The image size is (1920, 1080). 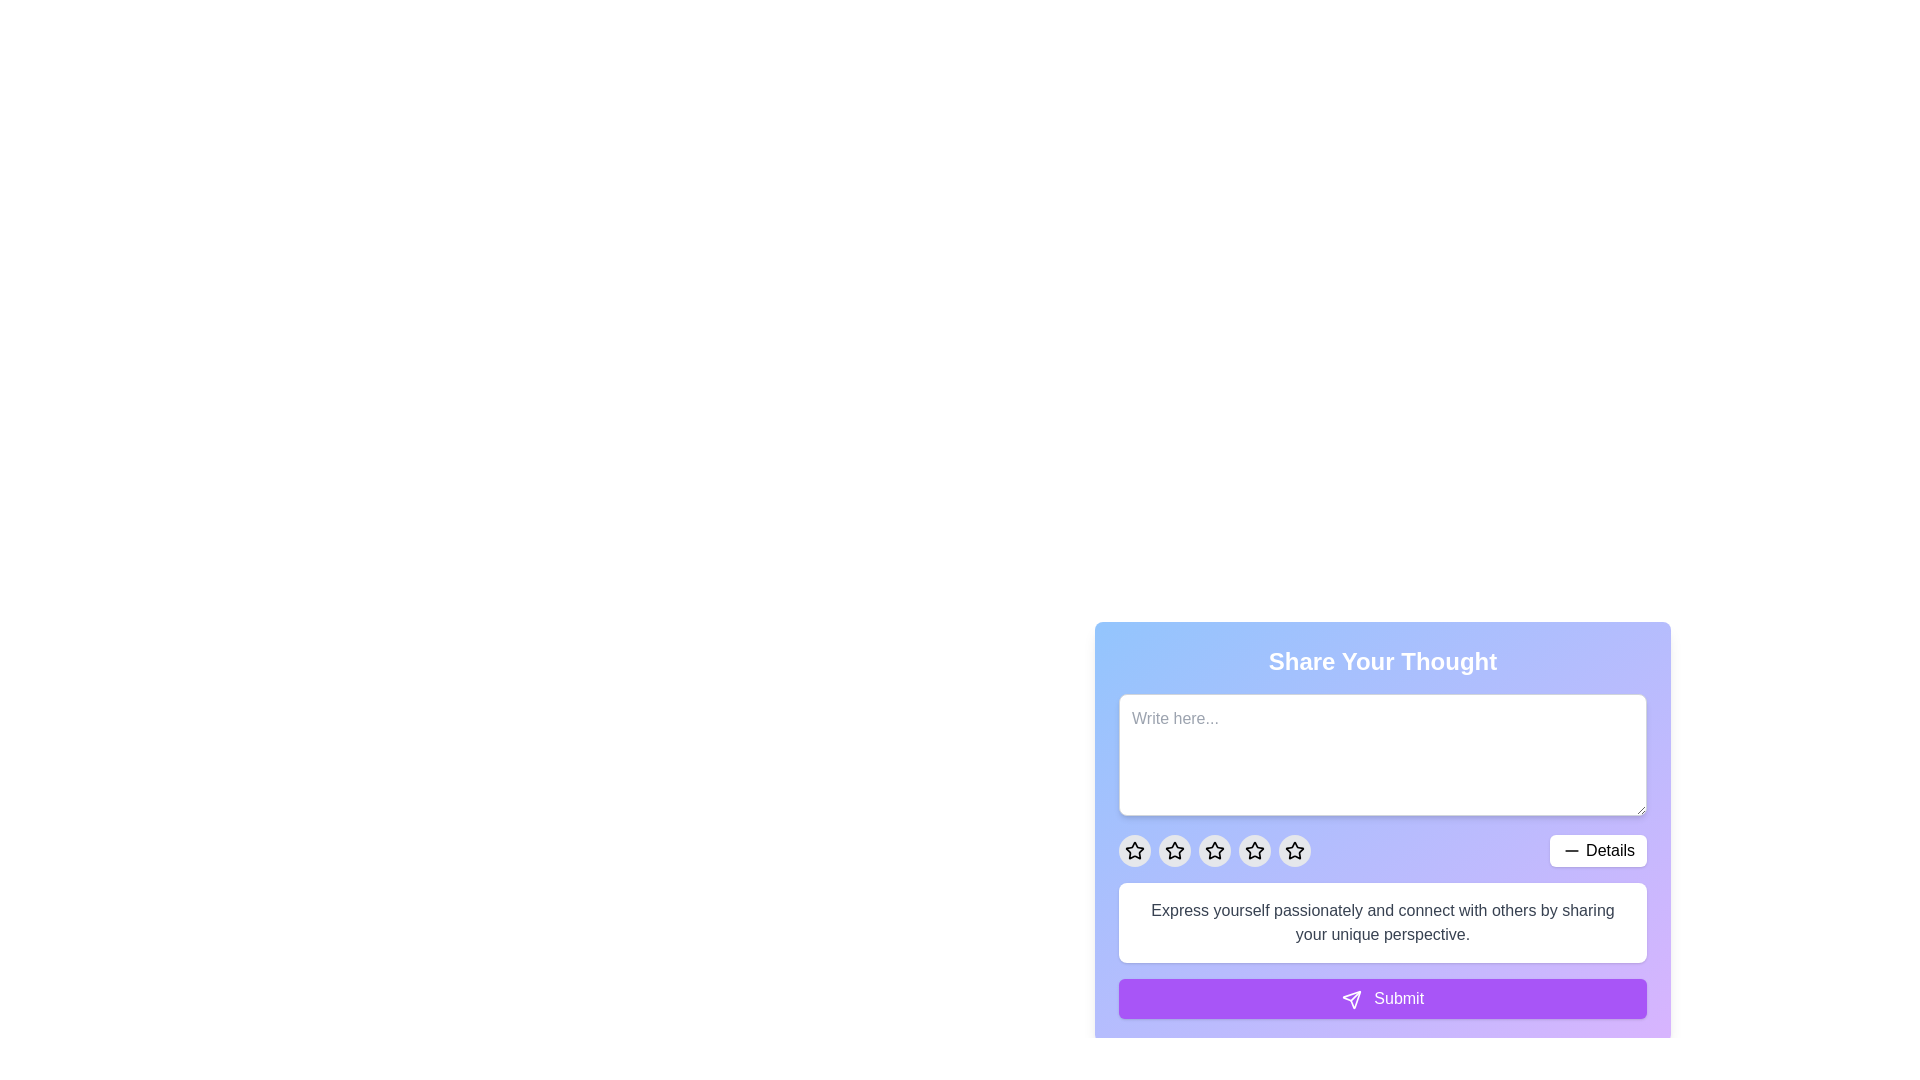 I want to click on the second star in the interactive rating button row, so click(x=1175, y=850).